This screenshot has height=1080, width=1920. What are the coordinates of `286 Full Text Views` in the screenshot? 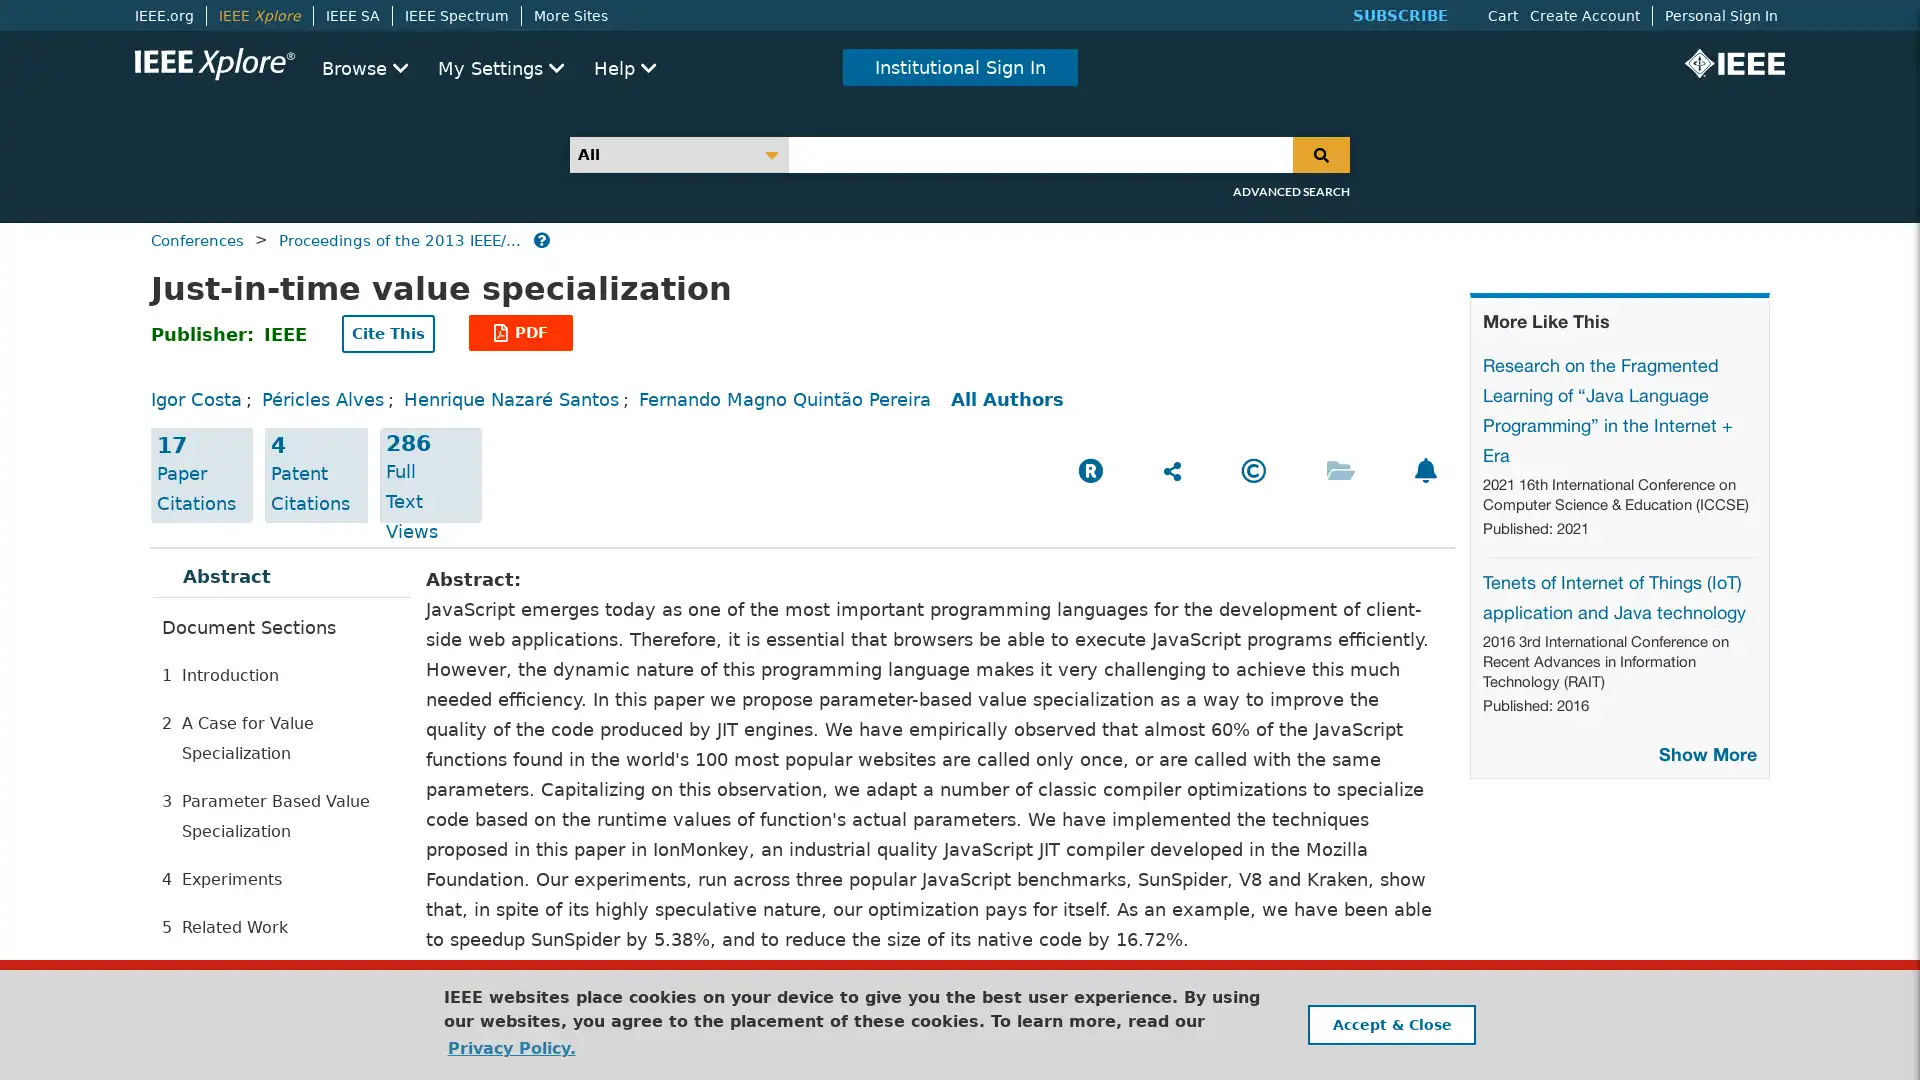 It's located at (429, 475).